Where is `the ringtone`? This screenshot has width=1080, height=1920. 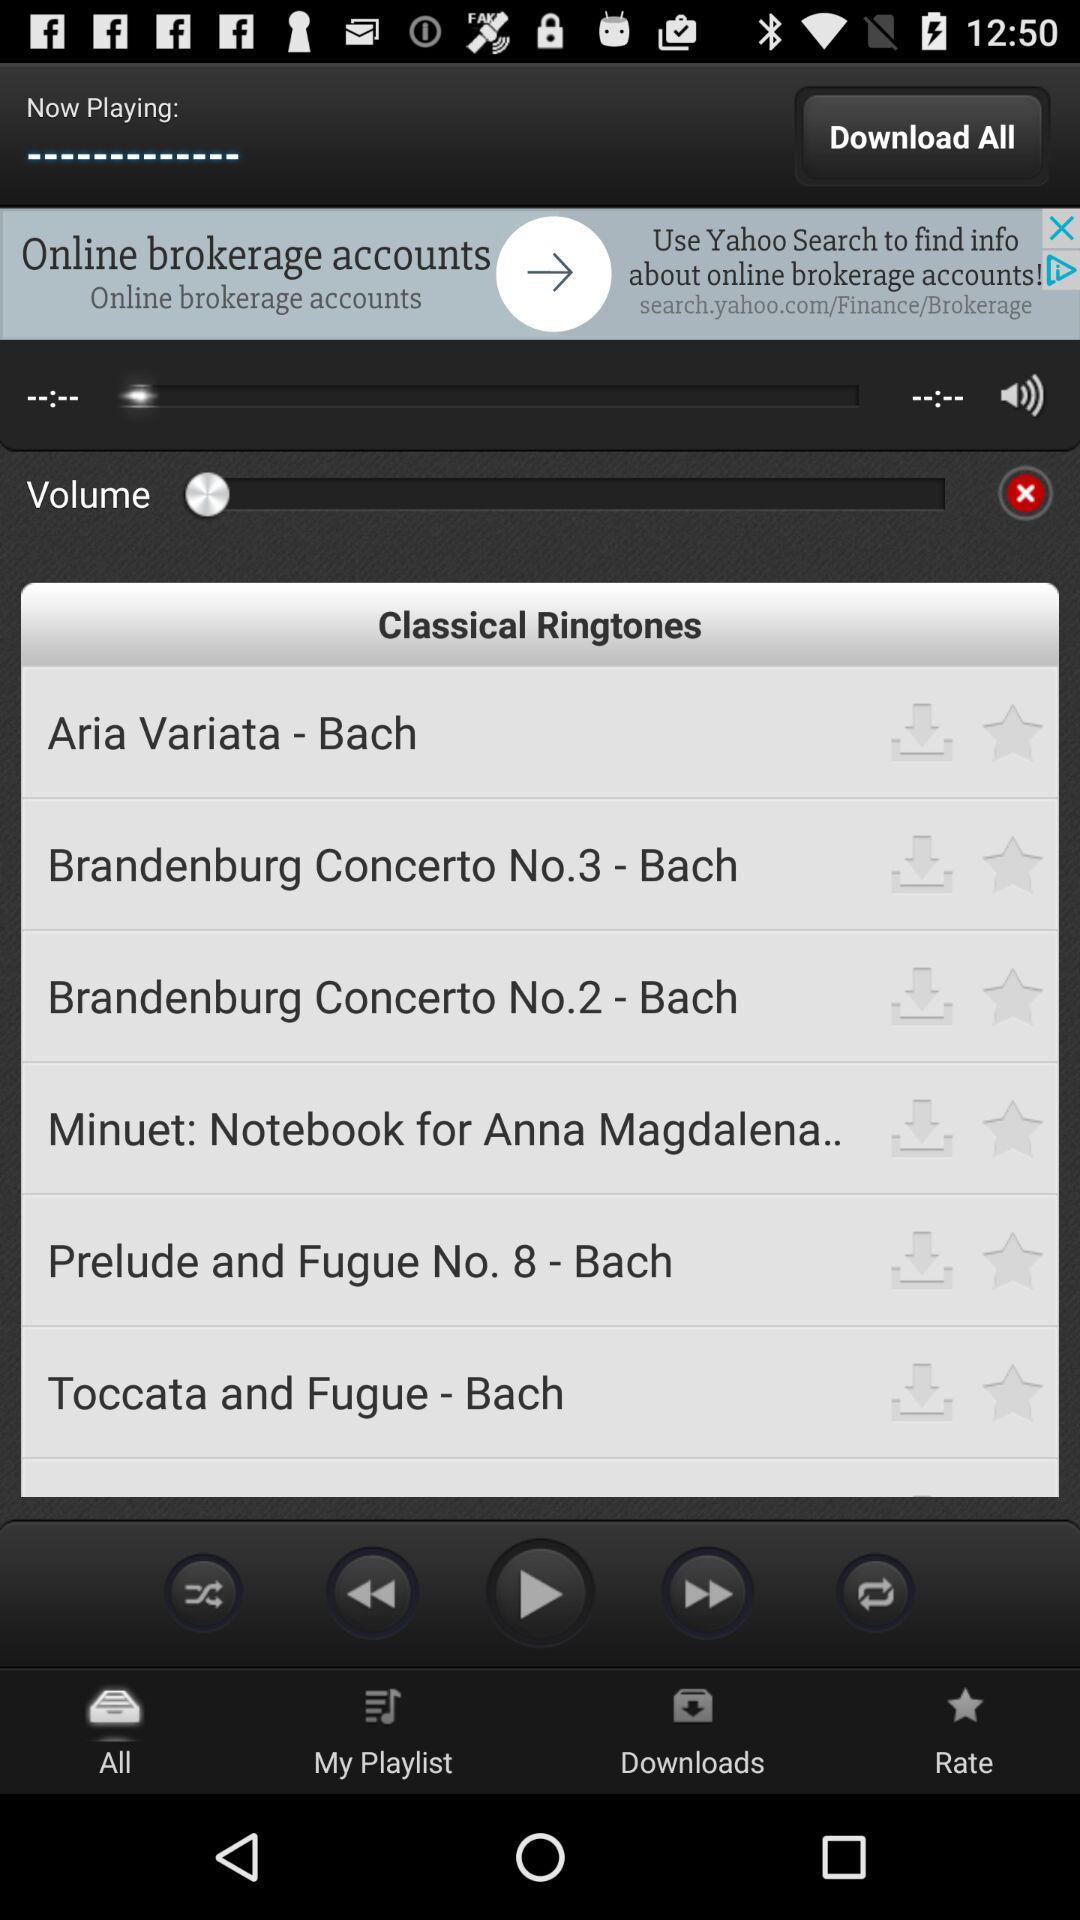
the ringtone is located at coordinates (1013, 1258).